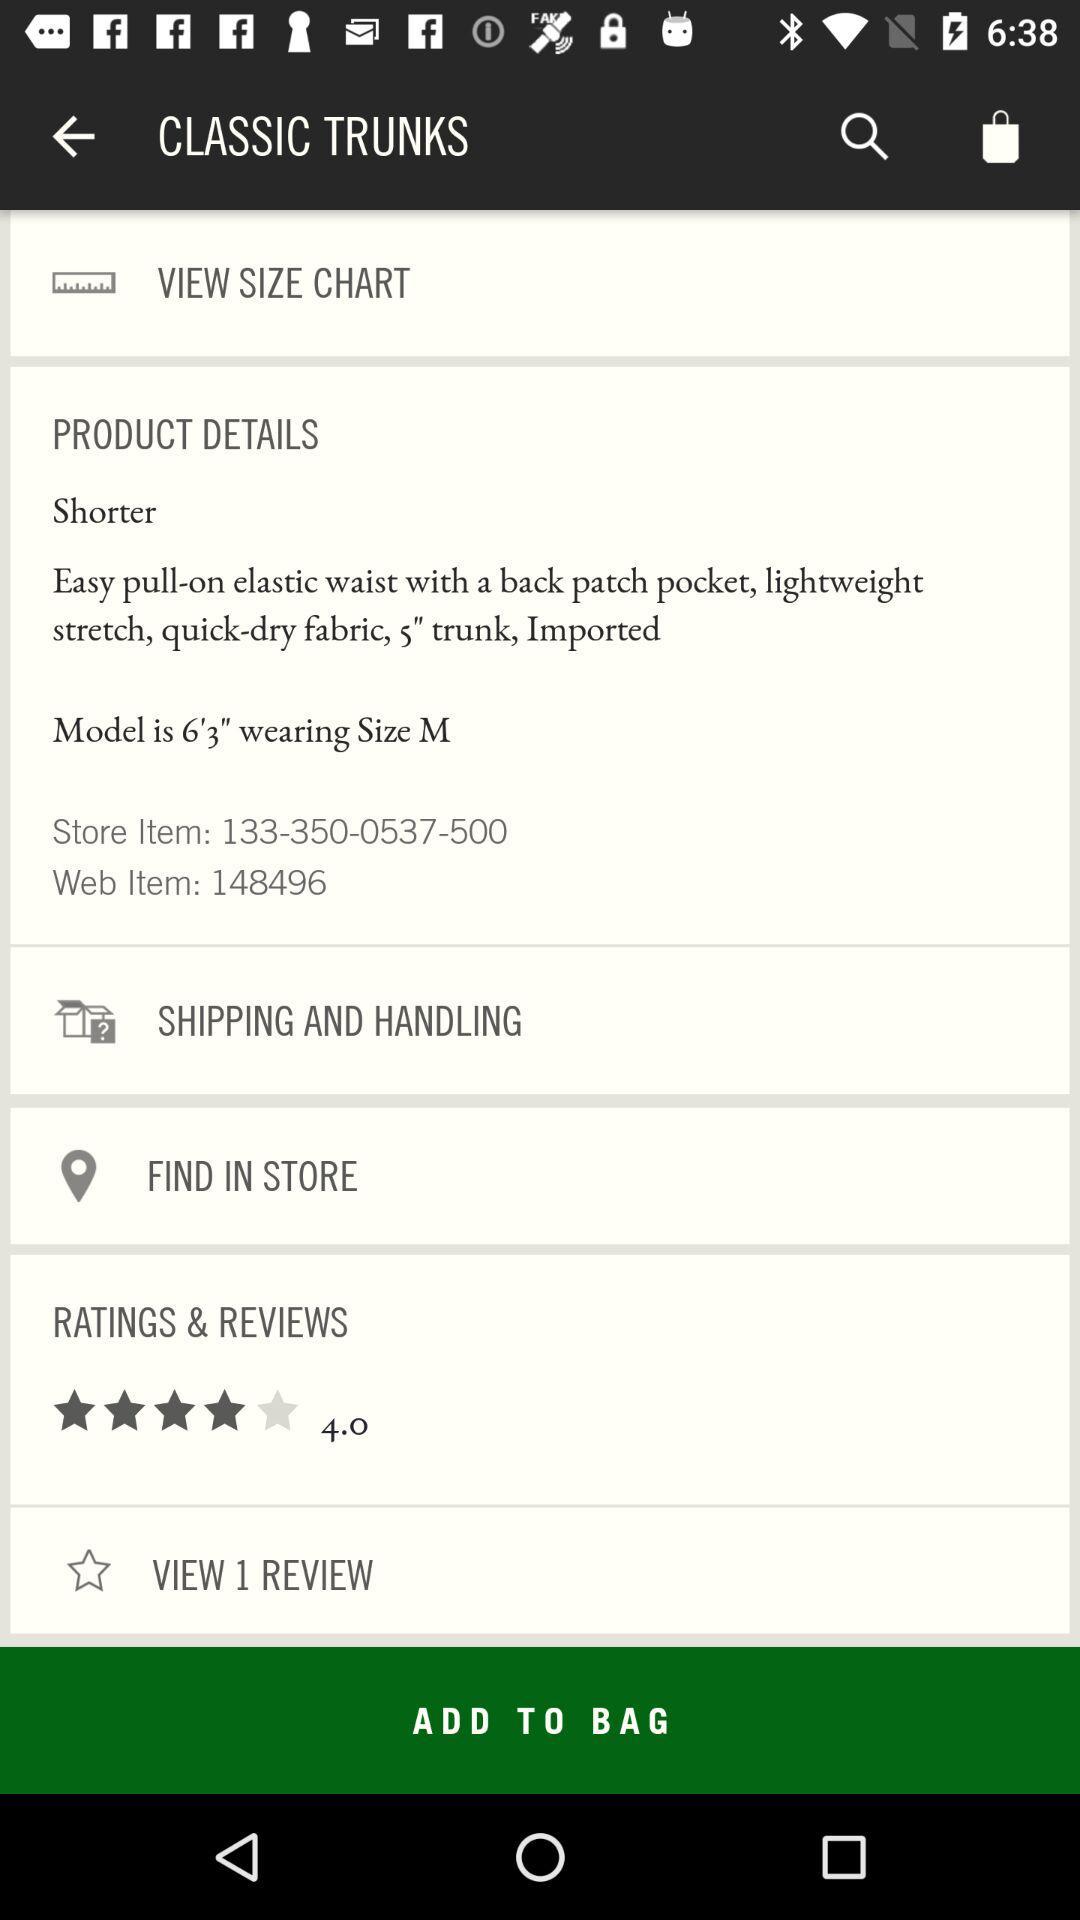 The image size is (1080, 1920). What do you see at coordinates (540, 1719) in the screenshot?
I see `a d d item` at bounding box center [540, 1719].